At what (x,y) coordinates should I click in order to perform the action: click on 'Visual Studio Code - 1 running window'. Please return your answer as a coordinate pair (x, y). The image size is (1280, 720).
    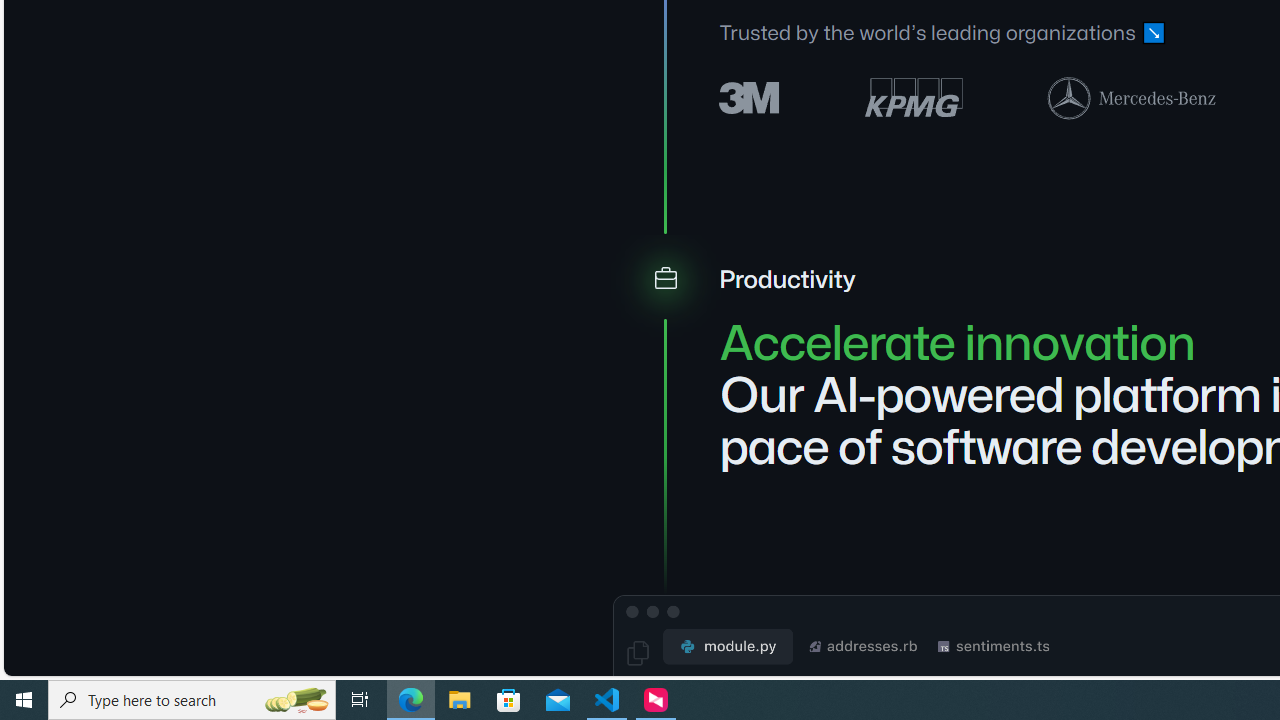
    Looking at the image, I should click on (606, 698).